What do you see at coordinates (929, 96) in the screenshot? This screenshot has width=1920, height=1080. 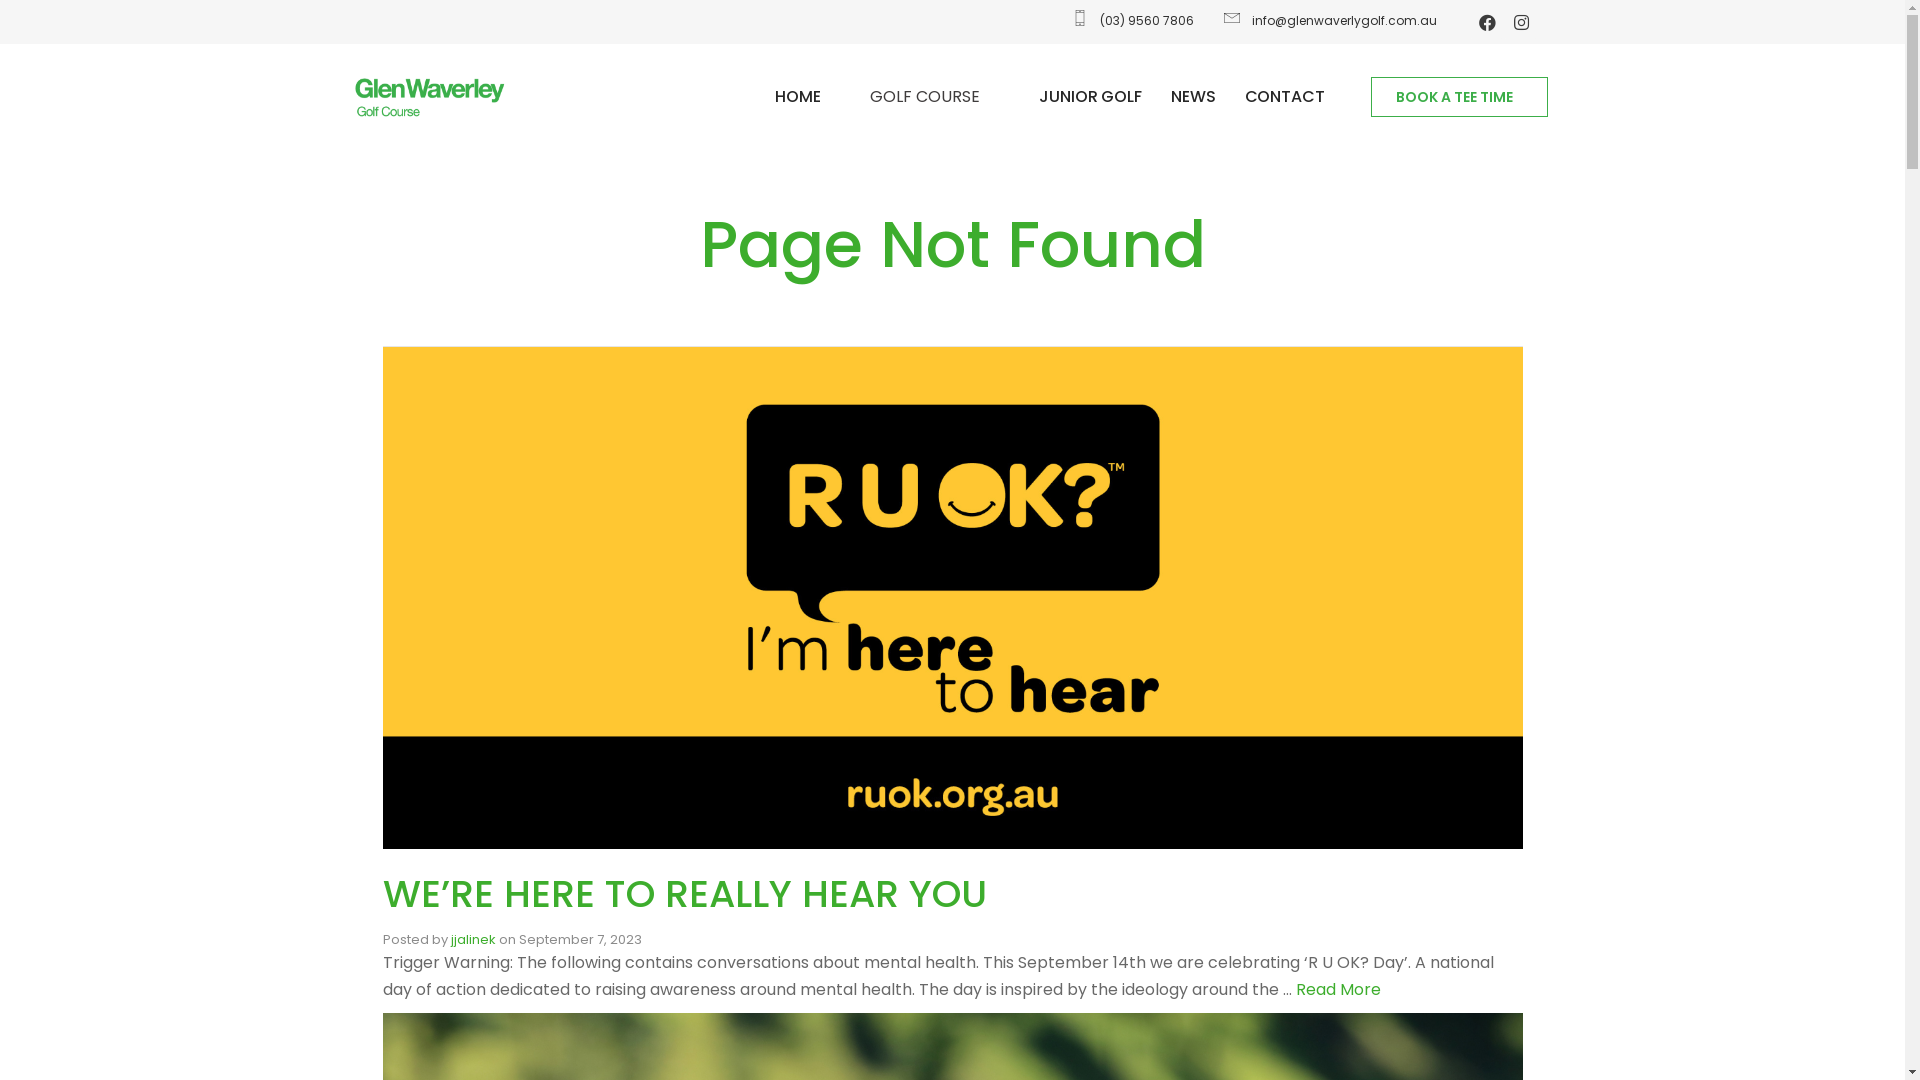 I see `'GOLF COURSE'` at bounding box center [929, 96].